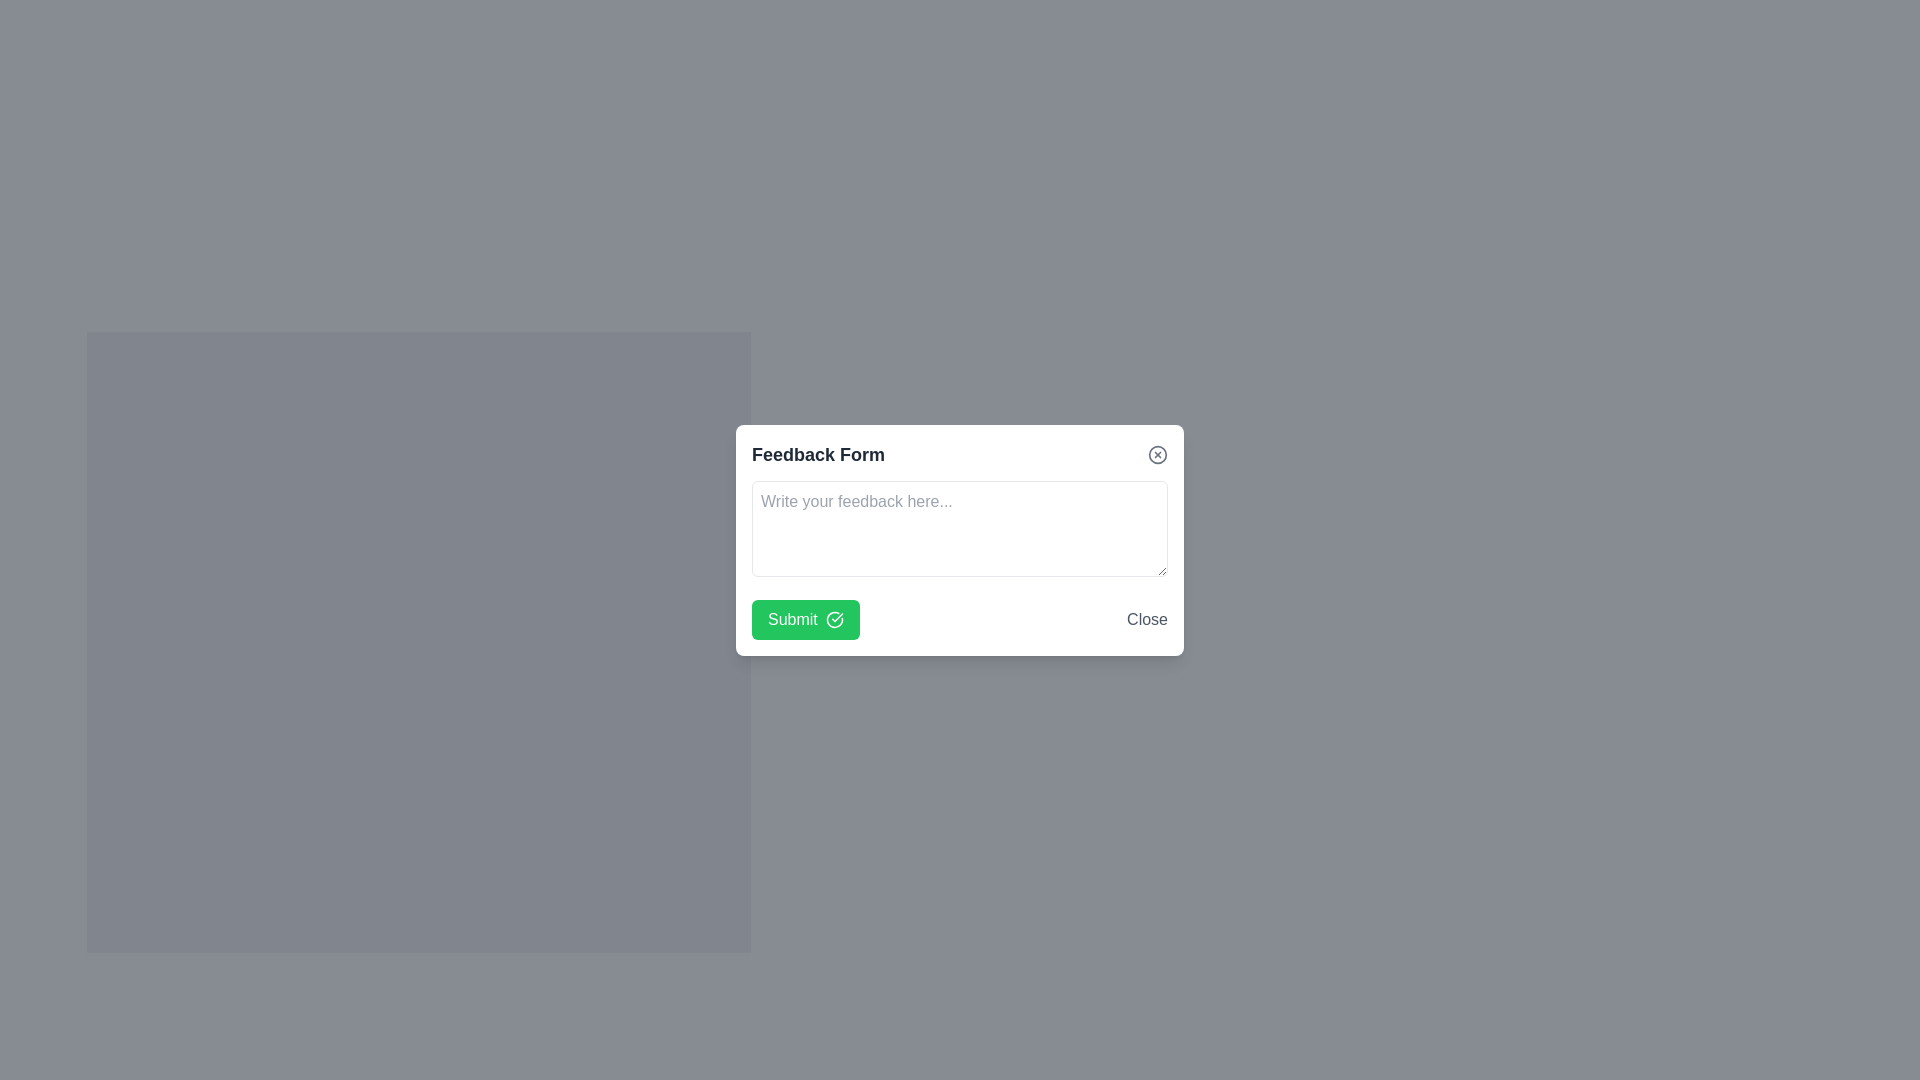  I want to click on the 'Submit' button to submit the feedback, so click(806, 618).